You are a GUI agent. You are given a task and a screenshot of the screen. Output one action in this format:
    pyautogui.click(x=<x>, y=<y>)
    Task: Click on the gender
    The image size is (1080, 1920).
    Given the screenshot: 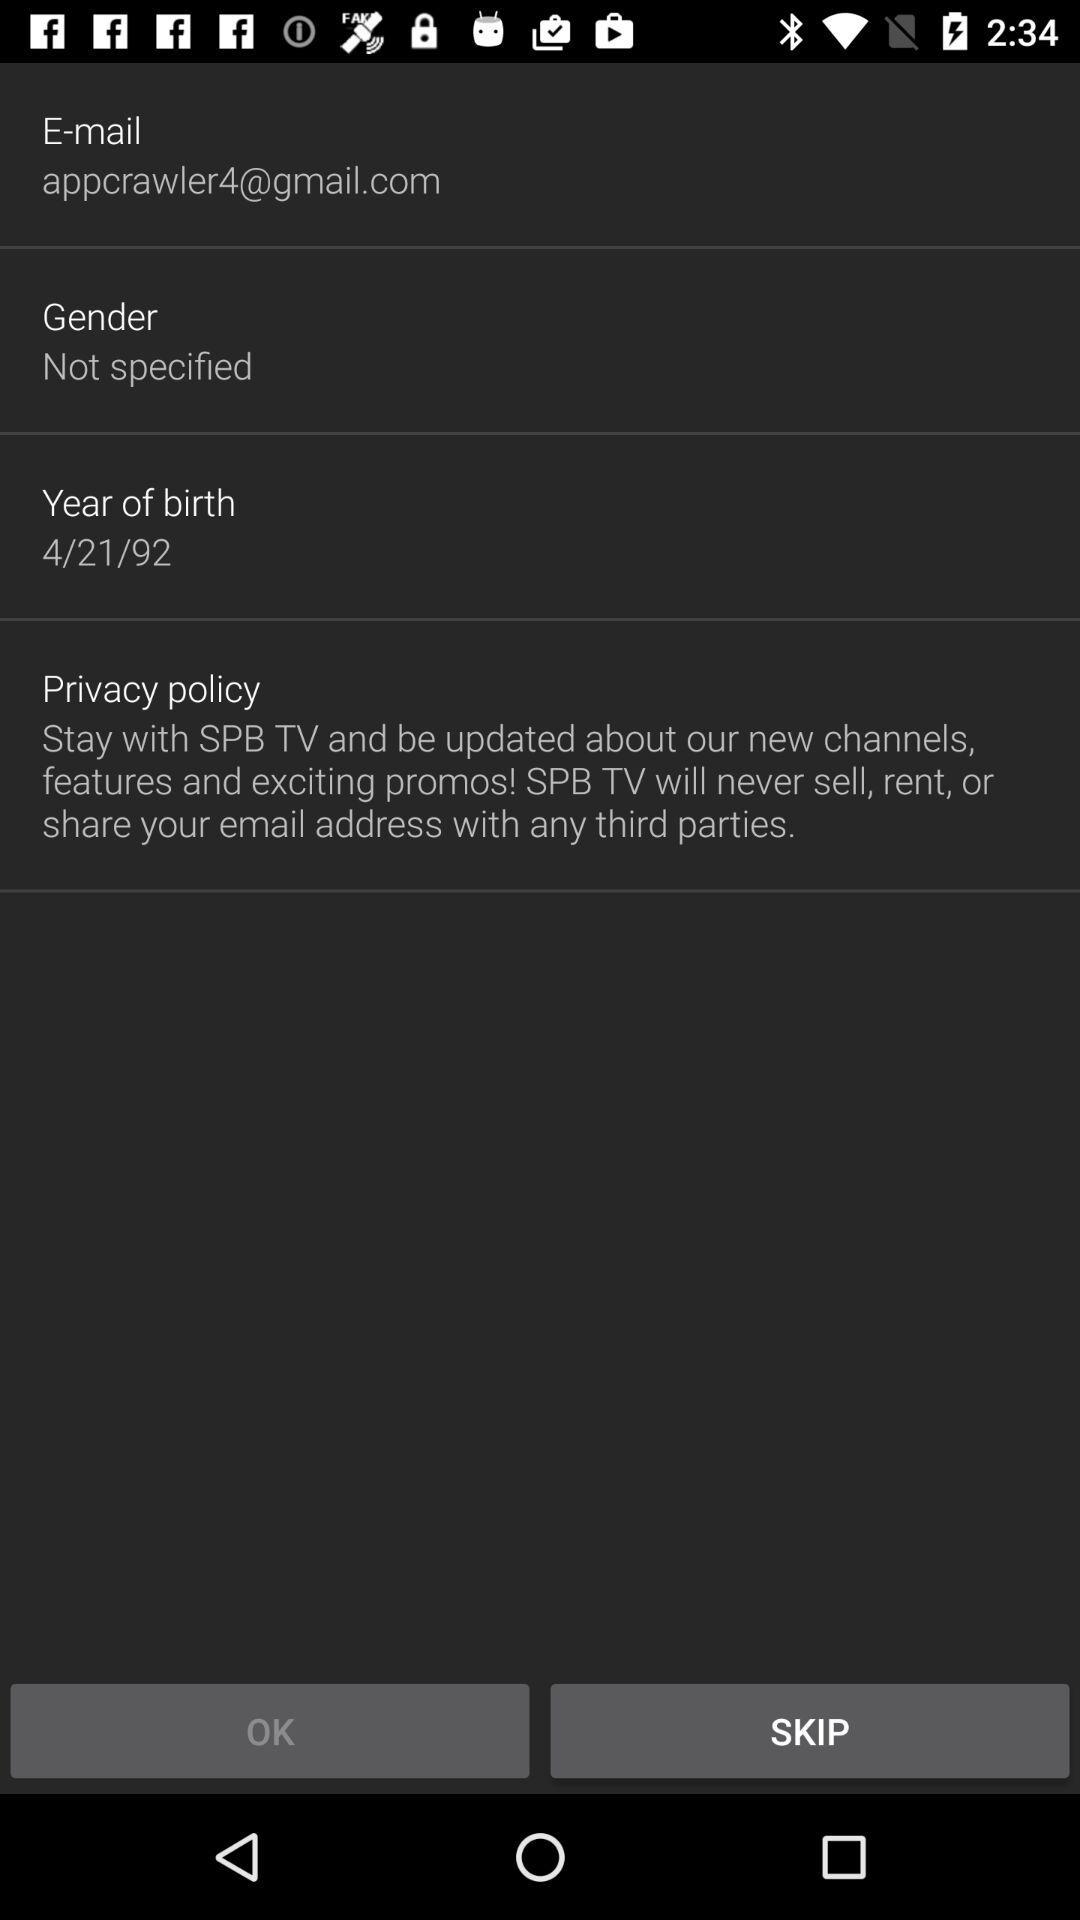 What is the action you would take?
    pyautogui.click(x=99, y=314)
    